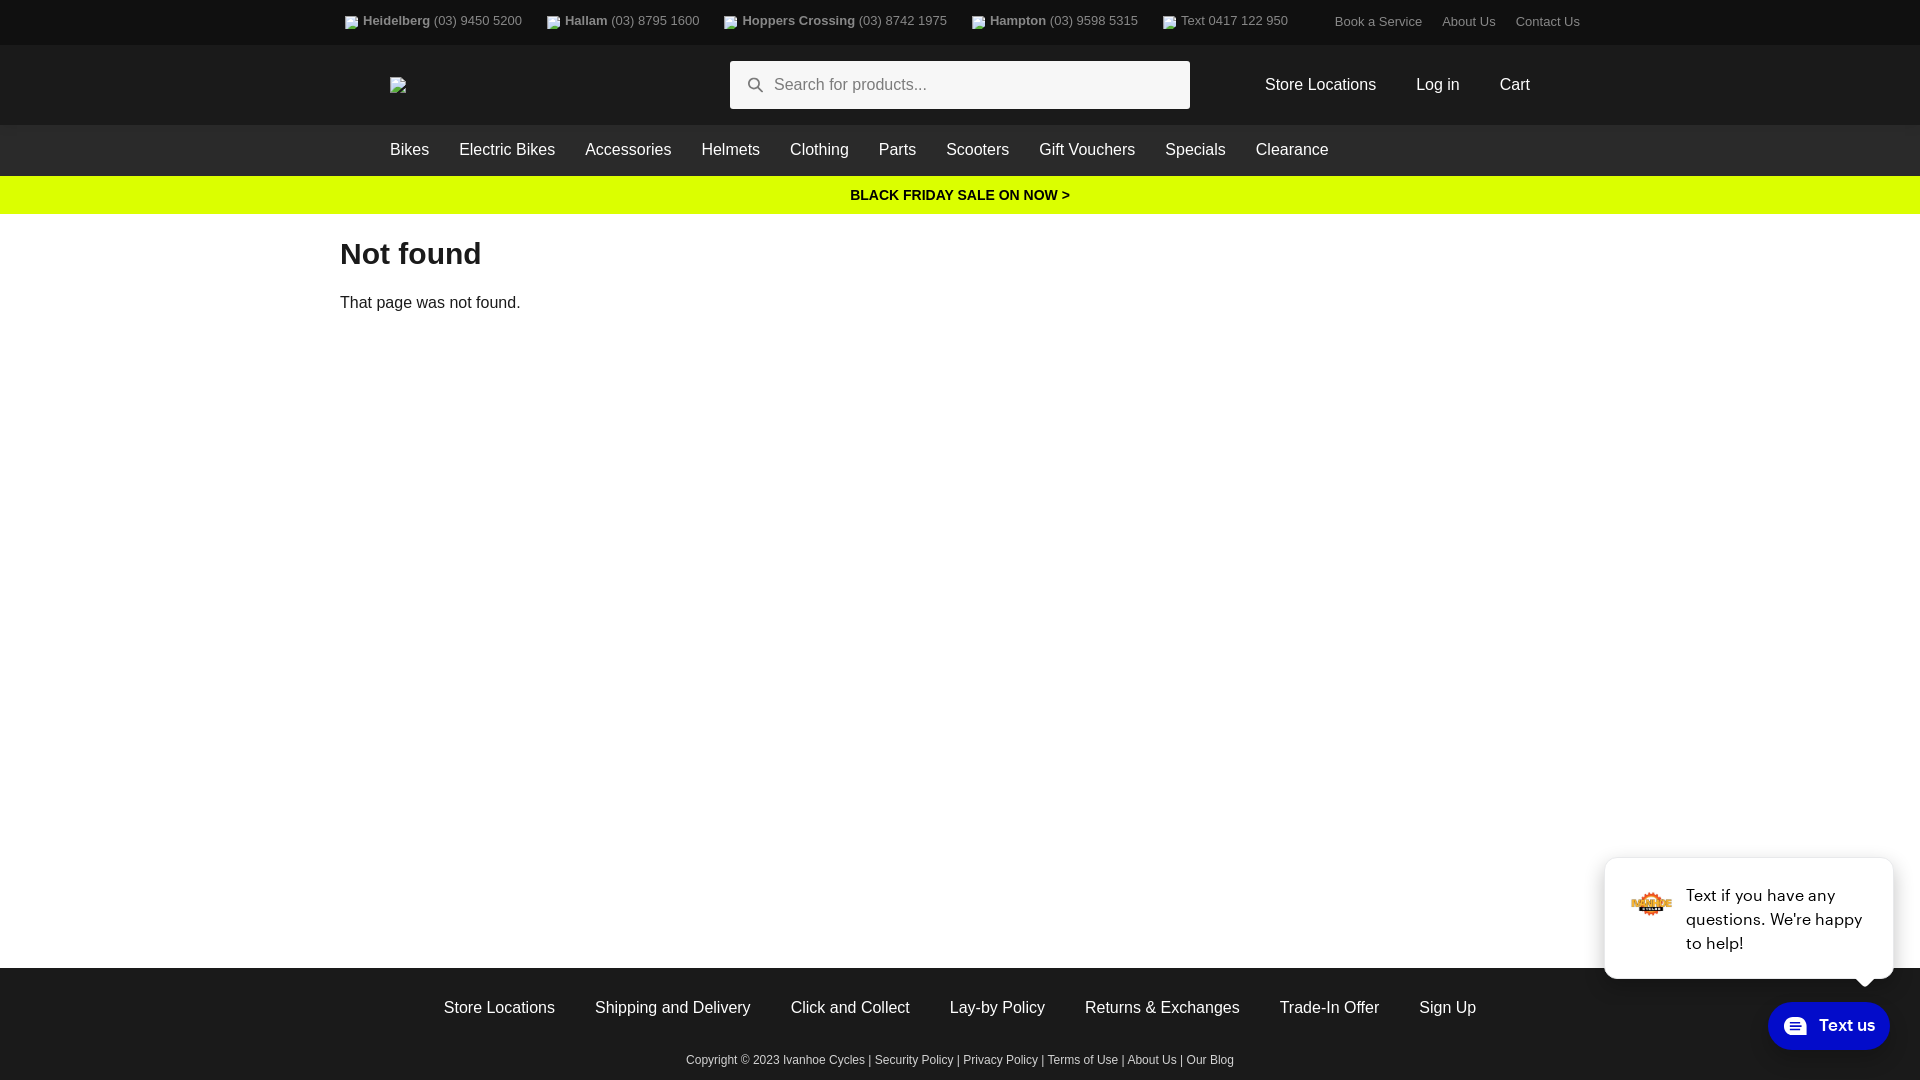 This screenshot has width=1920, height=1080. What do you see at coordinates (1195, 149) in the screenshot?
I see `'Specials'` at bounding box center [1195, 149].